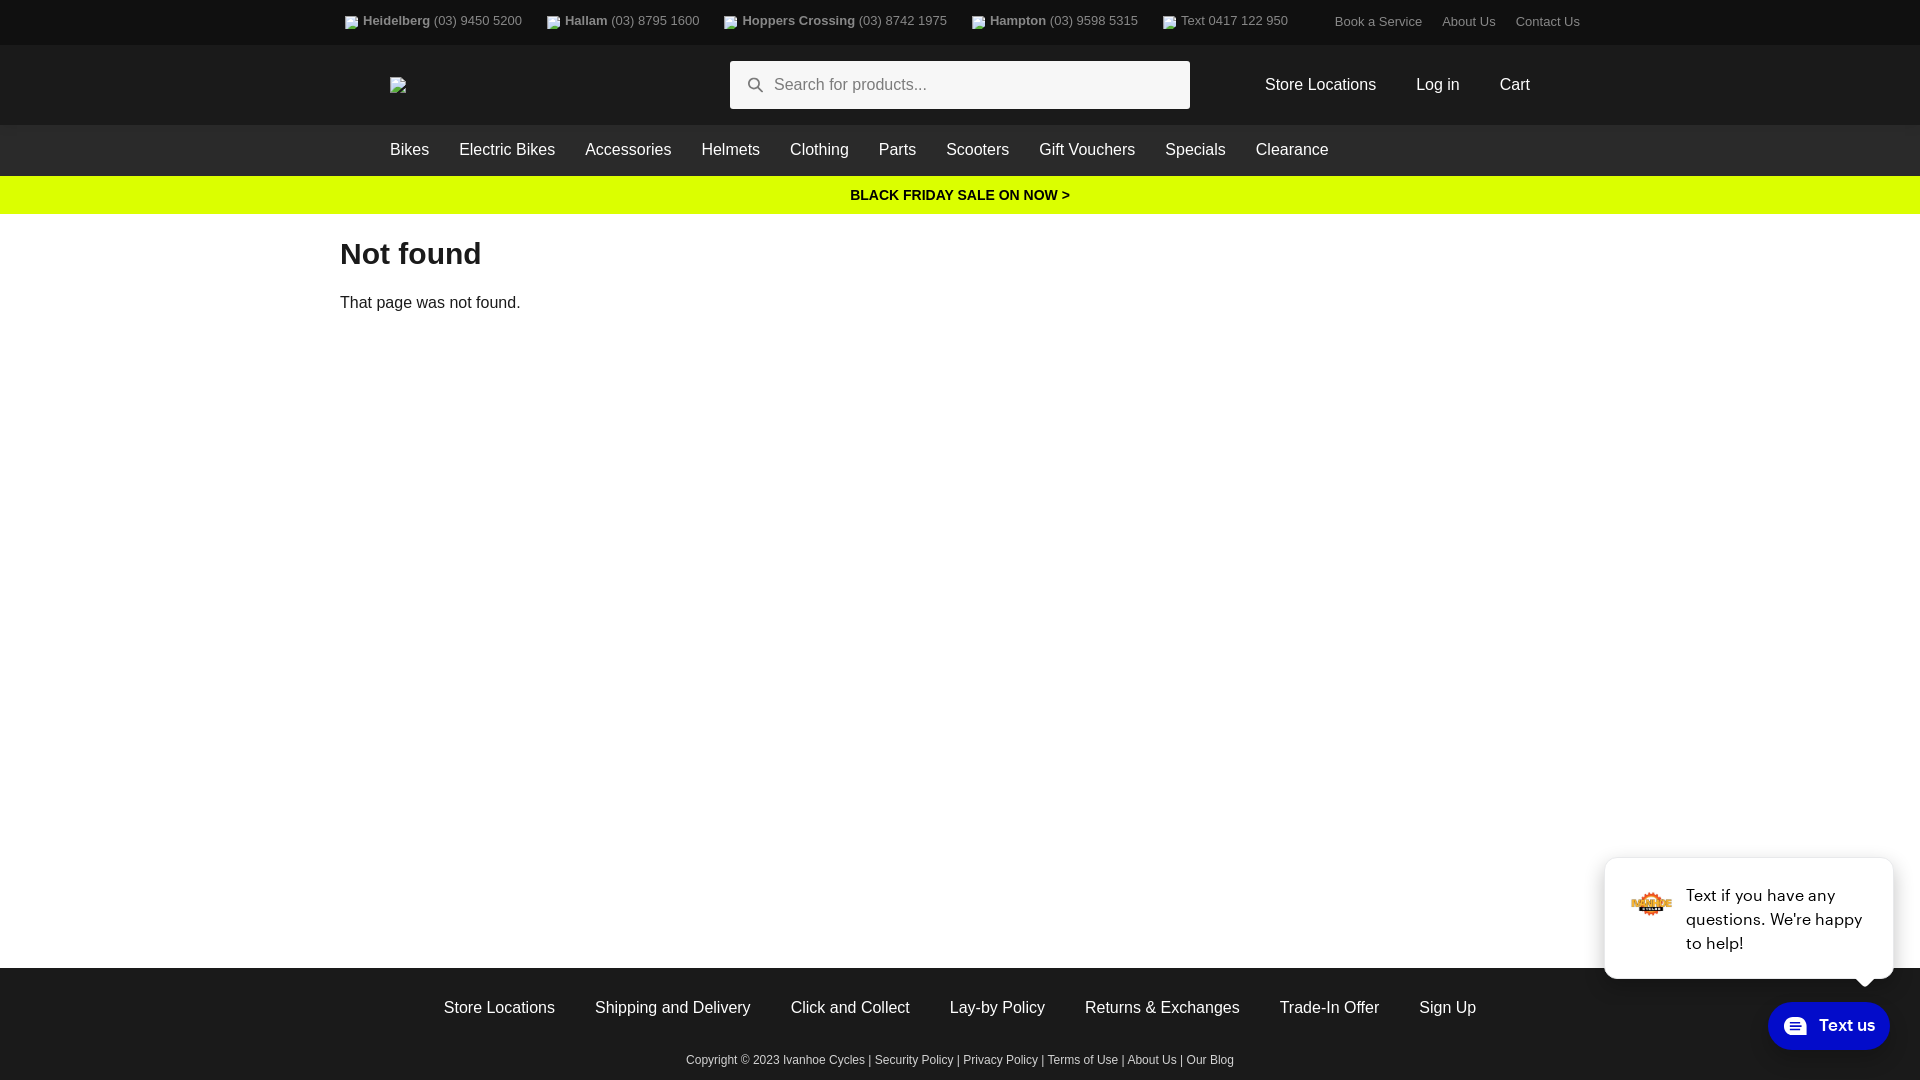 This screenshot has width=1920, height=1080. What do you see at coordinates (1195, 149) in the screenshot?
I see `'Specials'` at bounding box center [1195, 149].